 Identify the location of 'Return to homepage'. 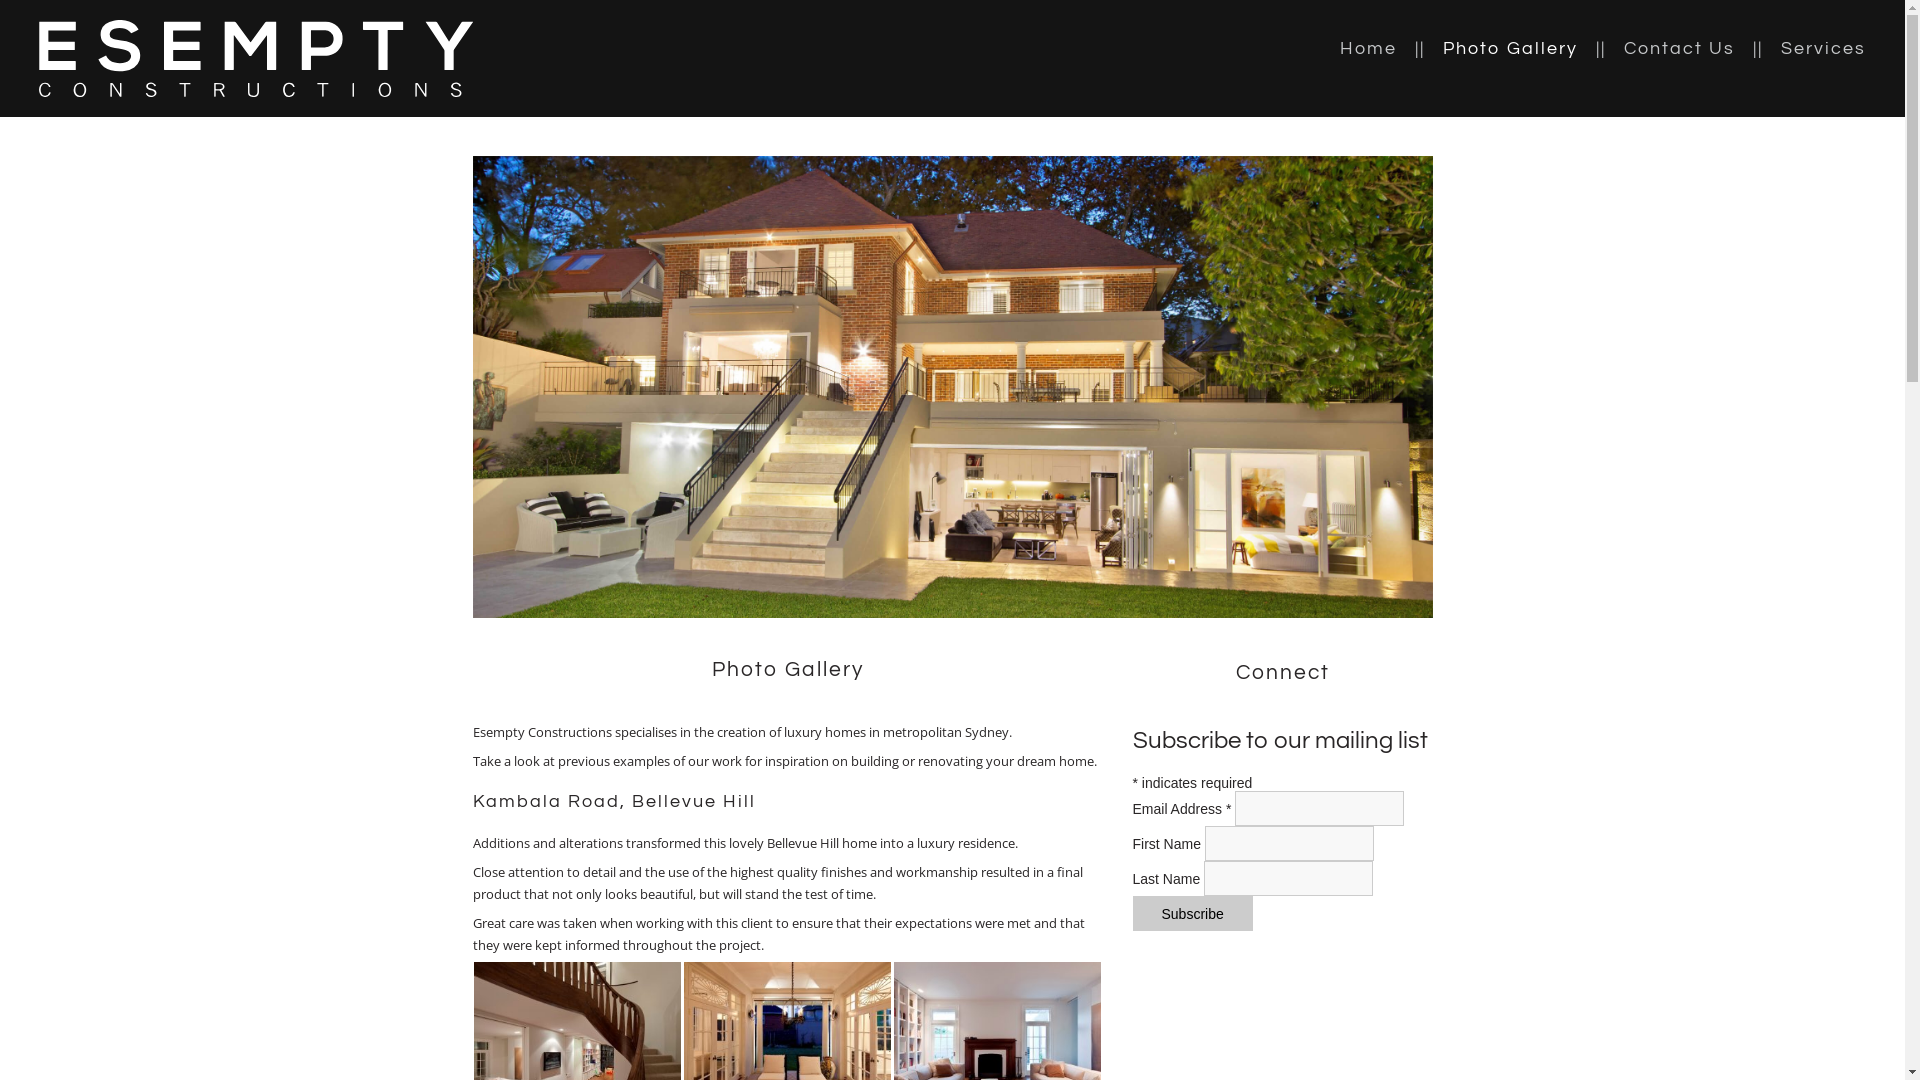
(254, 57).